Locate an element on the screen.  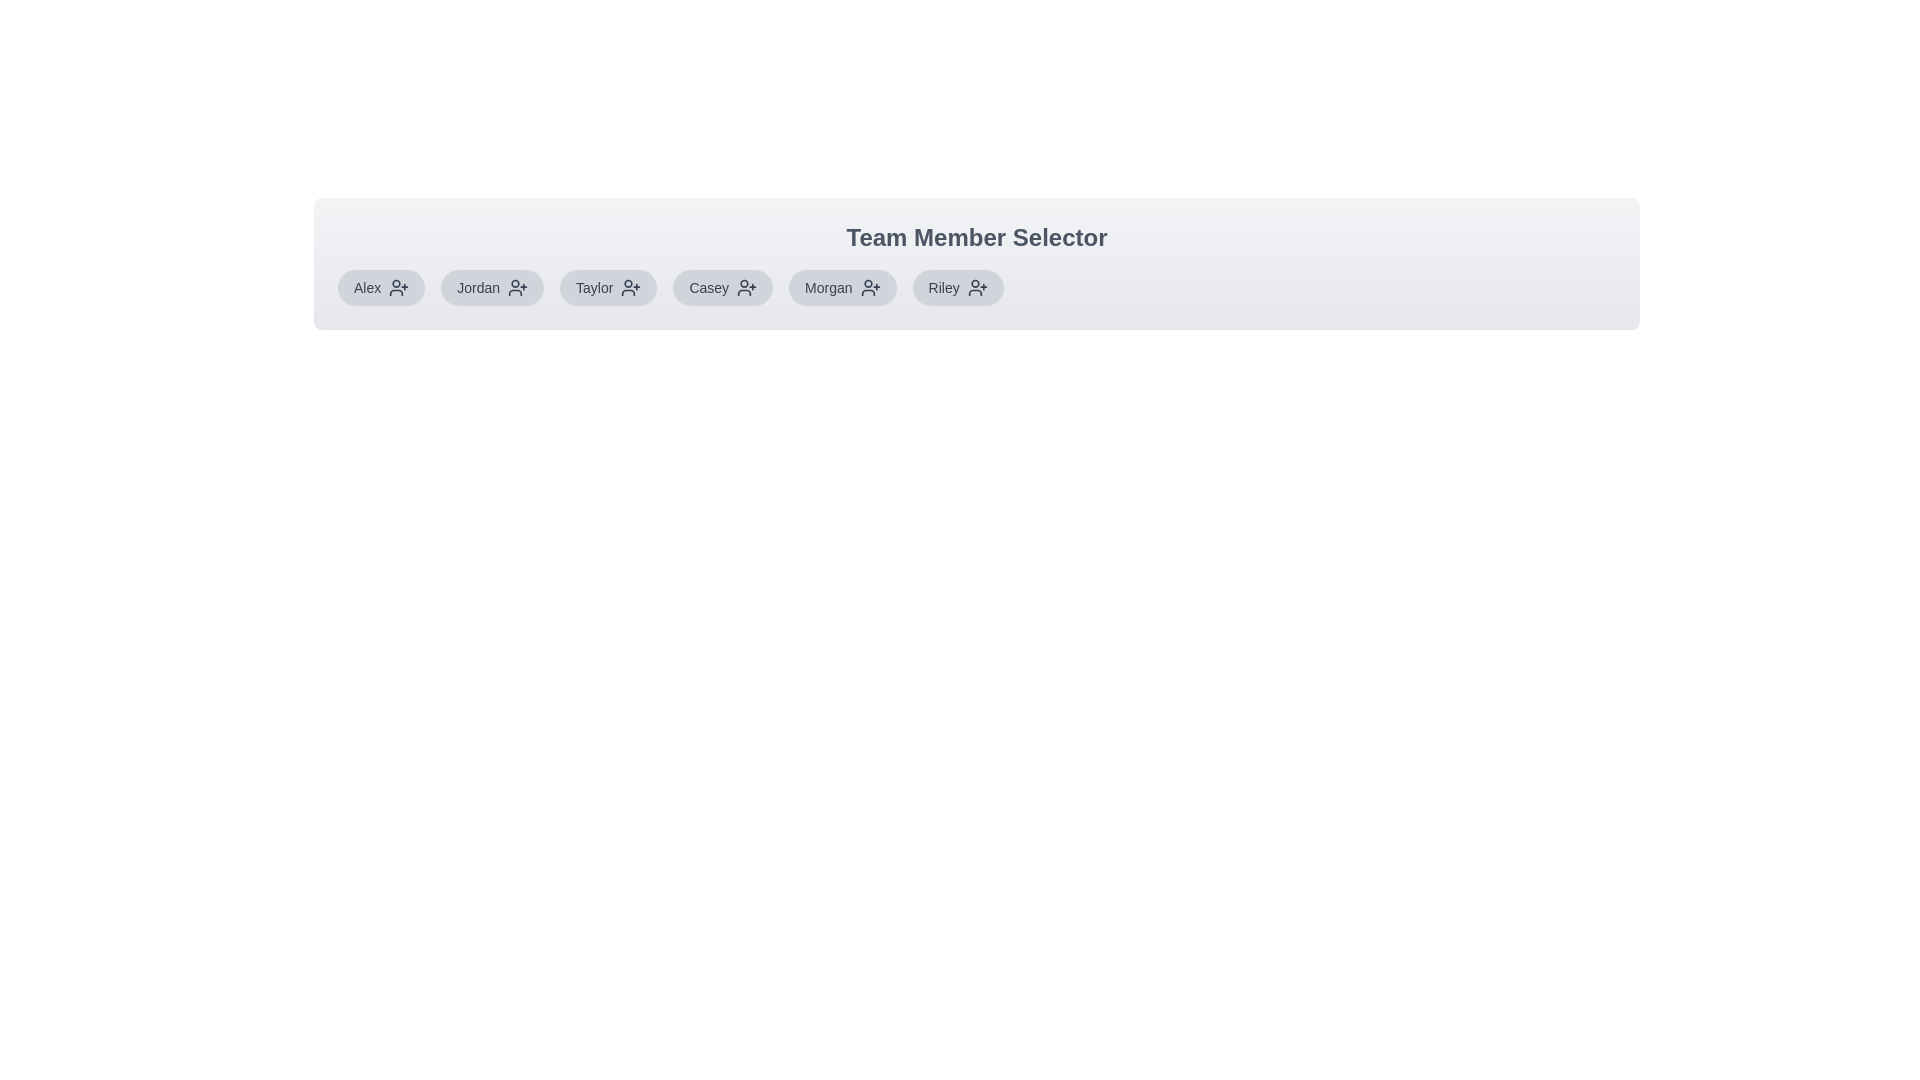
the team member Alex is located at coordinates (380, 288).